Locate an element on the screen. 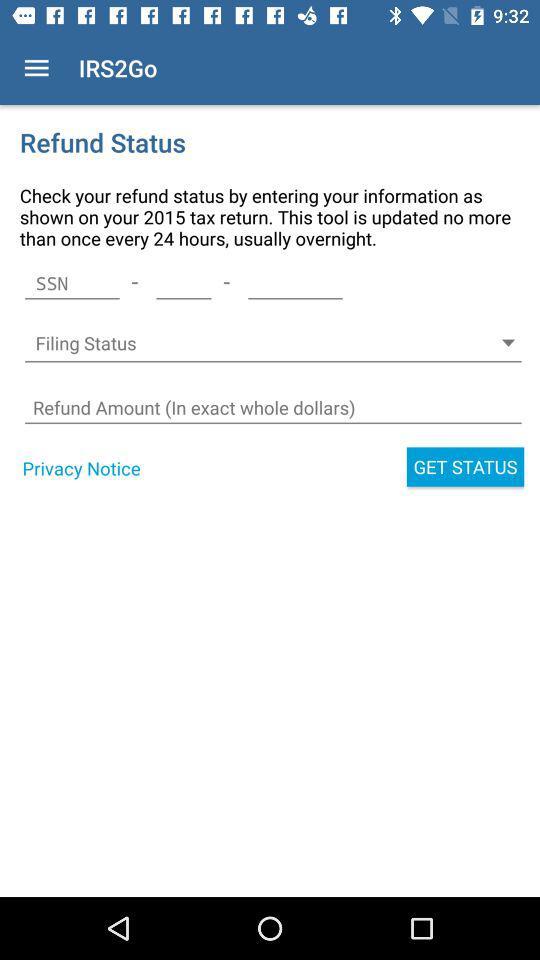 The width and height of the screenshot is (540, 960). the icon above the refund status item is located at coordinates (36, 68).